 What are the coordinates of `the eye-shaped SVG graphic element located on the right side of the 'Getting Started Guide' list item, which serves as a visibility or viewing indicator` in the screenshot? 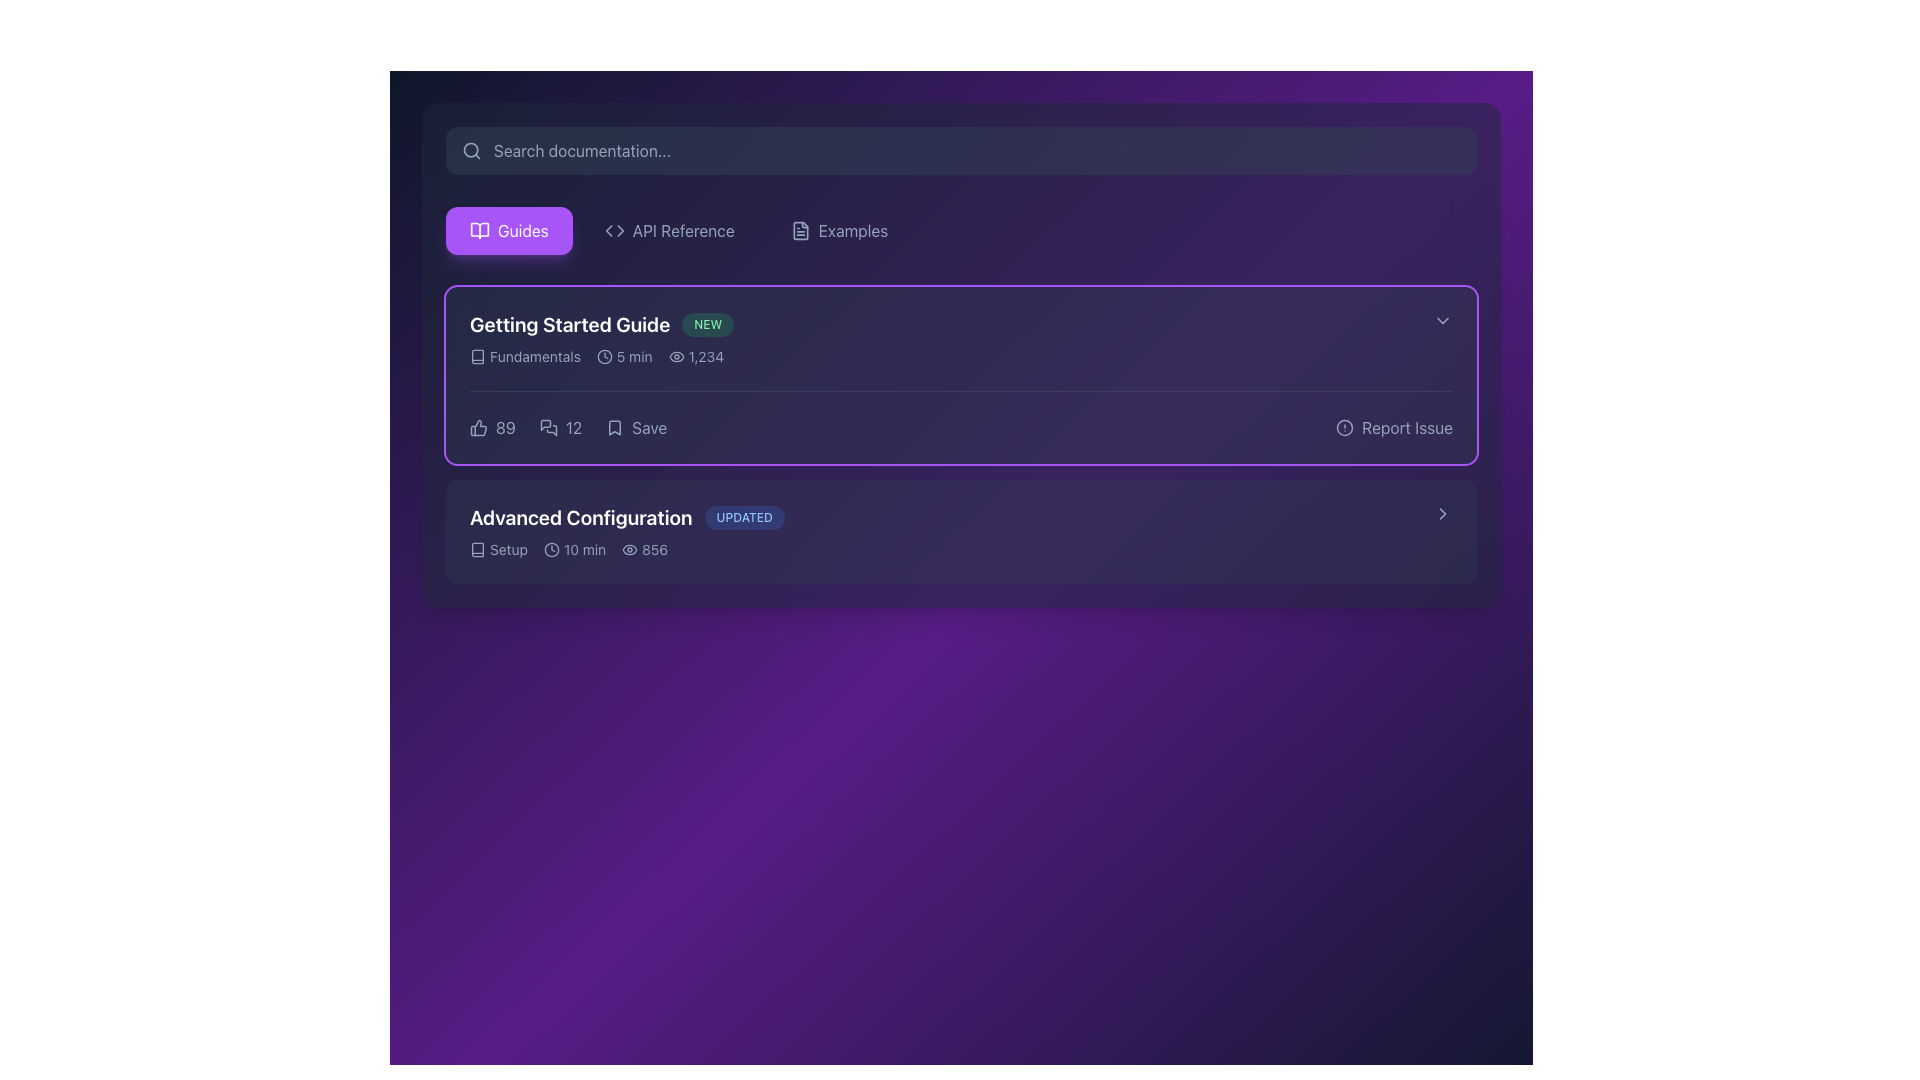 It's located at (676, 356).